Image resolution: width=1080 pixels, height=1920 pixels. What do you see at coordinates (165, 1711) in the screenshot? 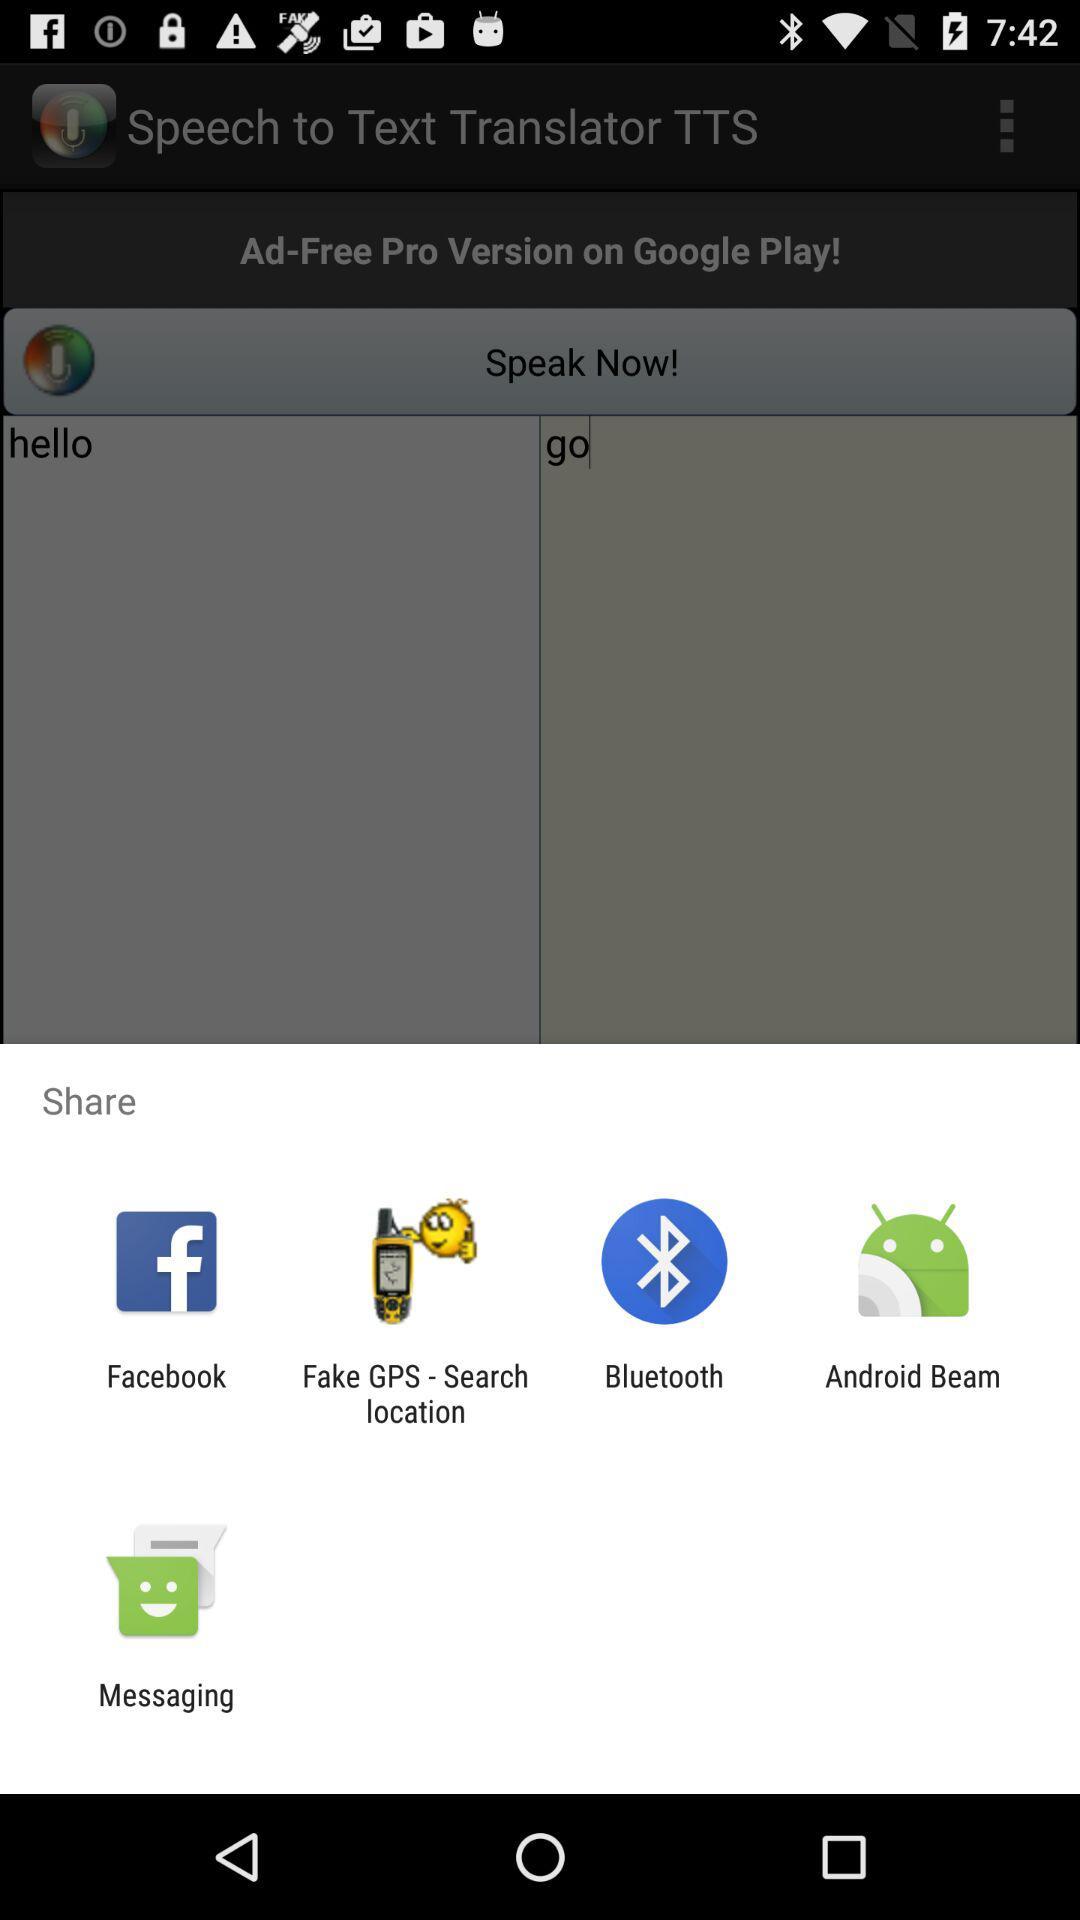
I see `messaging` at bounding box center [165, 1711].